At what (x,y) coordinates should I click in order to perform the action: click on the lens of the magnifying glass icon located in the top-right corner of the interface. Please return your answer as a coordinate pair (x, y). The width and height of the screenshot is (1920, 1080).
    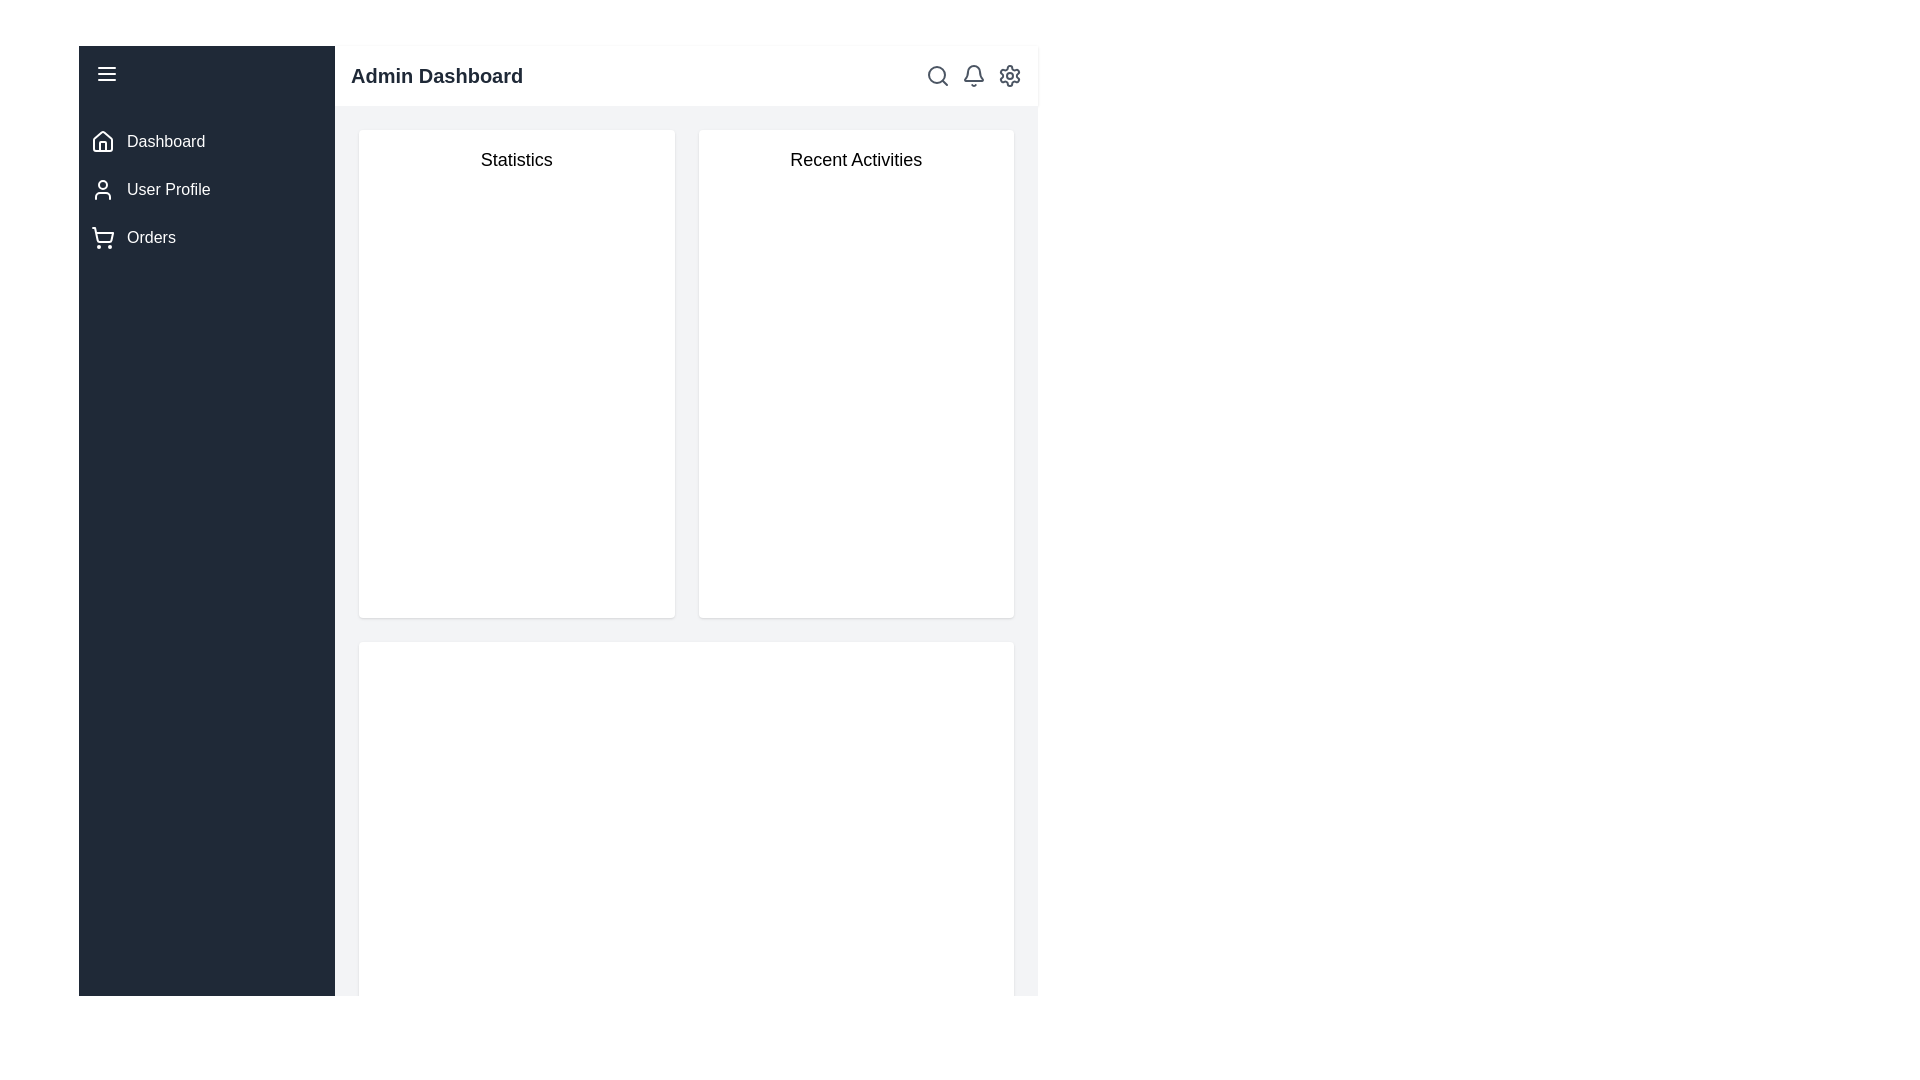
    Looking at the image, I should click on (935, 73).